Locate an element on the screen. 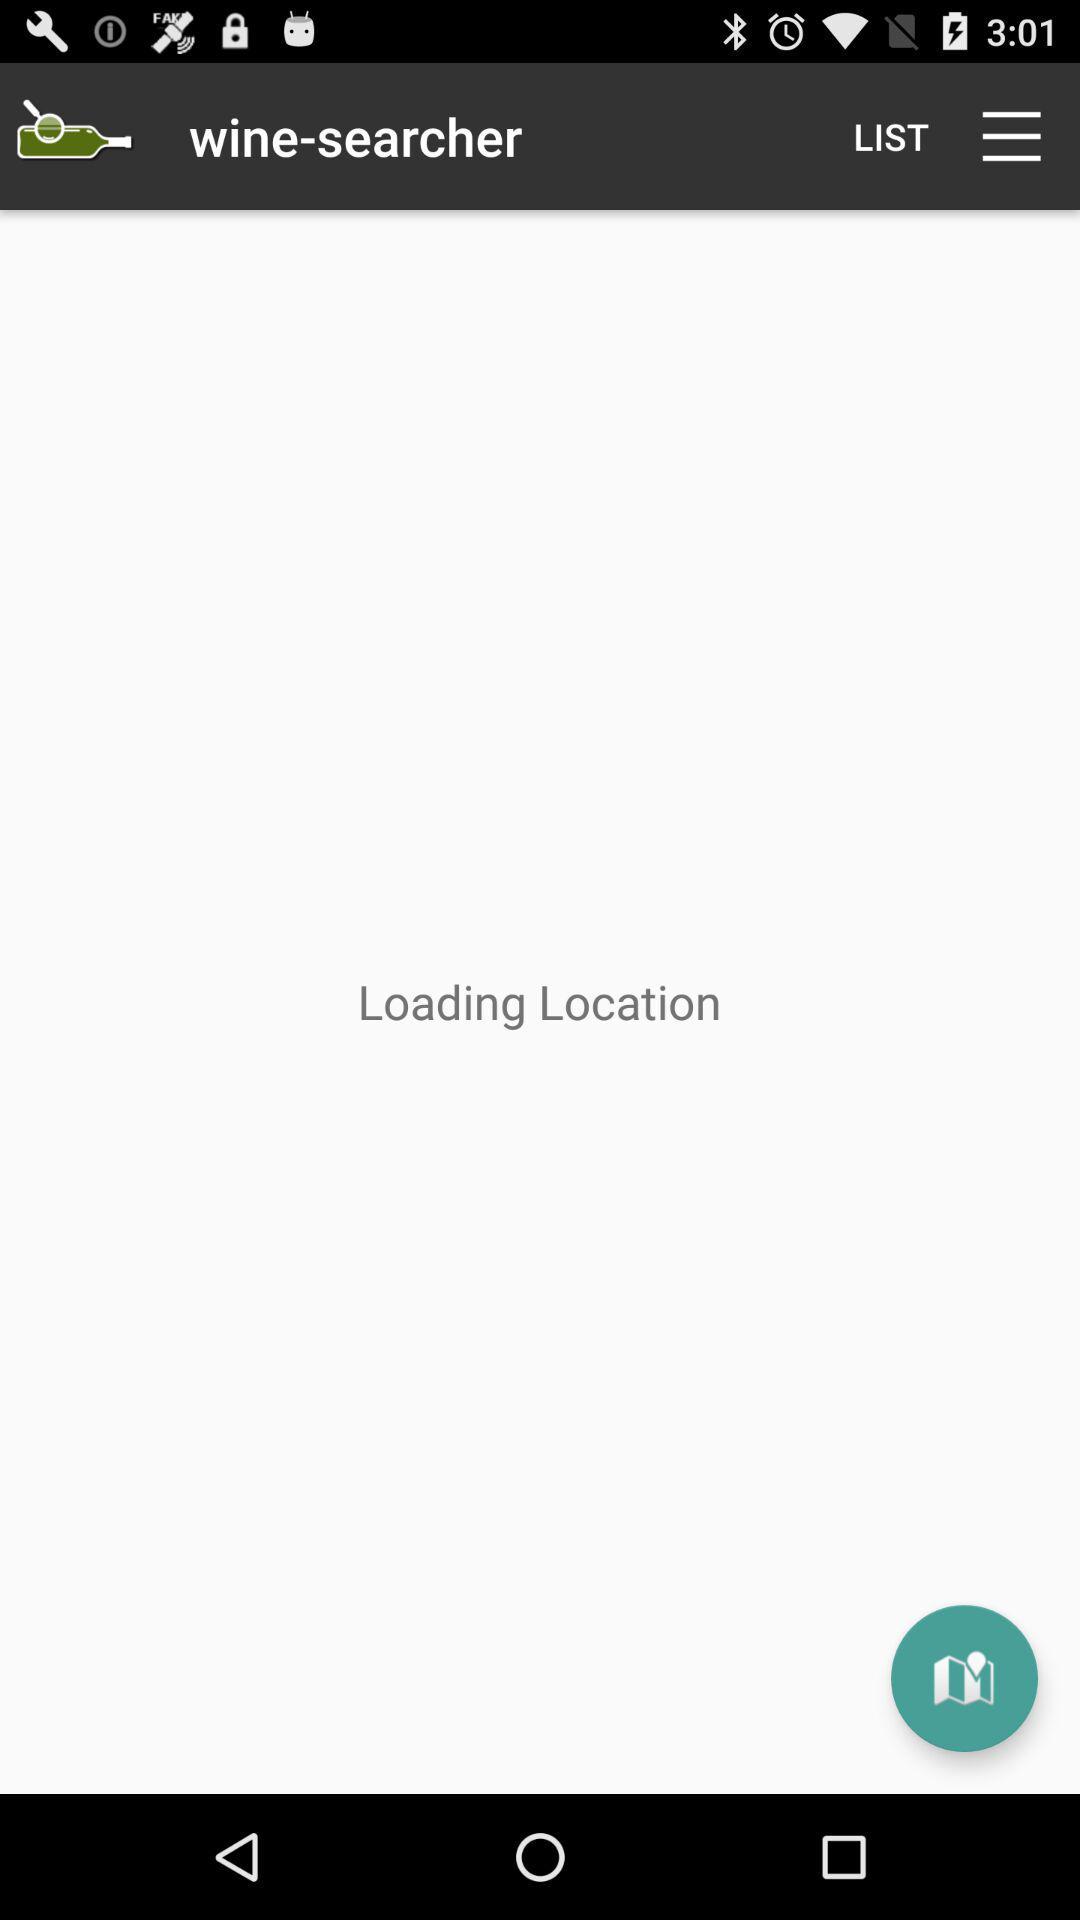 The height and width of the screenshot is (1920, 1080). icon to the right of wine-searcher is located at coordinates (890, 135).